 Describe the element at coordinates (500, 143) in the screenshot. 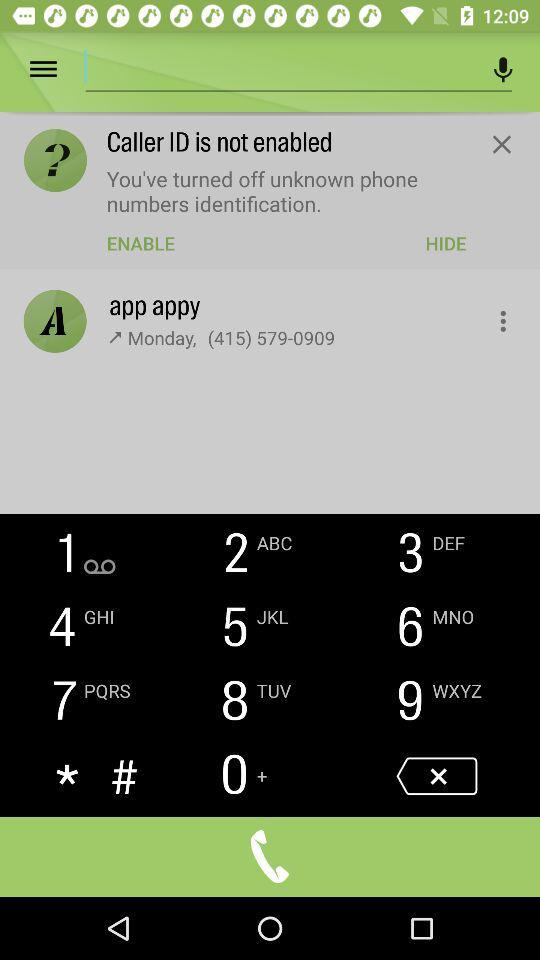

I see `the caller id notification` at that location.